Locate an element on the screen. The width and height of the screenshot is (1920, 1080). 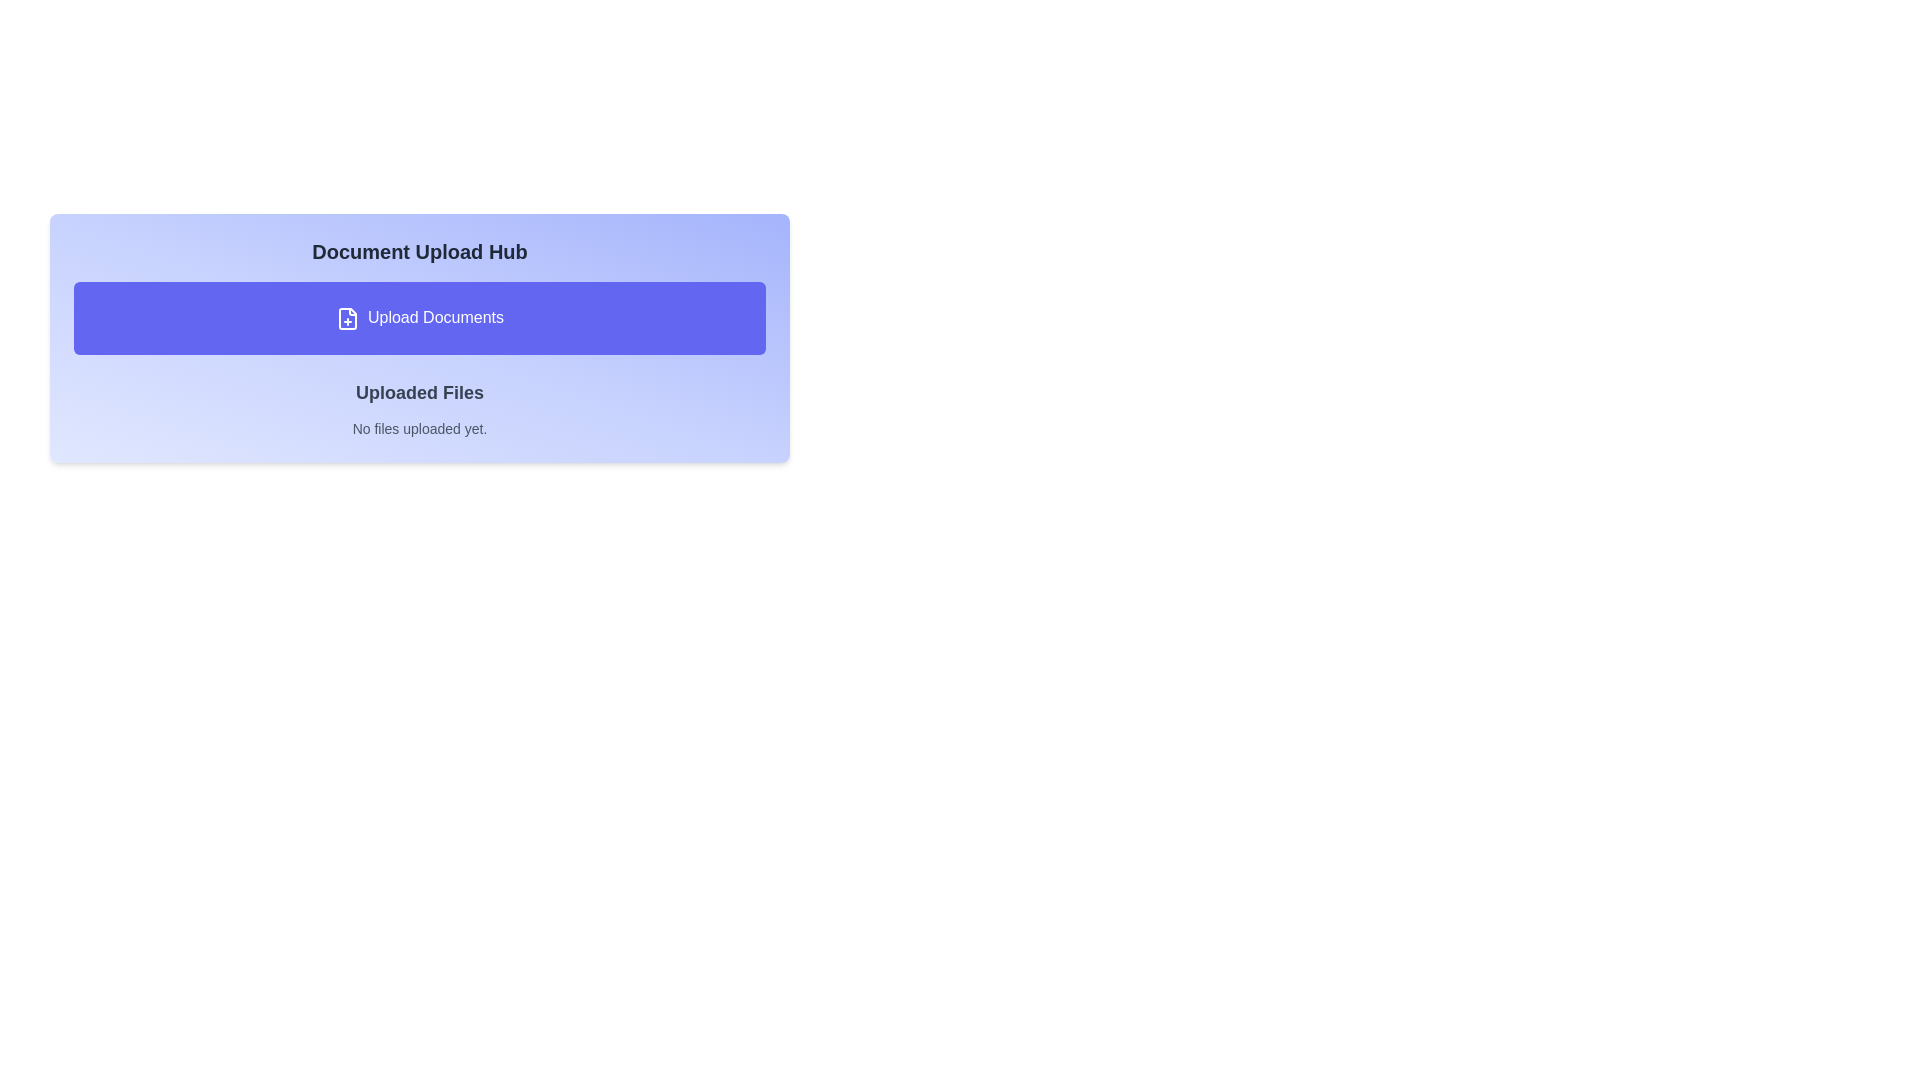
the icon located on the left side of the 'Upload Documents' button is located at coordinates (347, 317).